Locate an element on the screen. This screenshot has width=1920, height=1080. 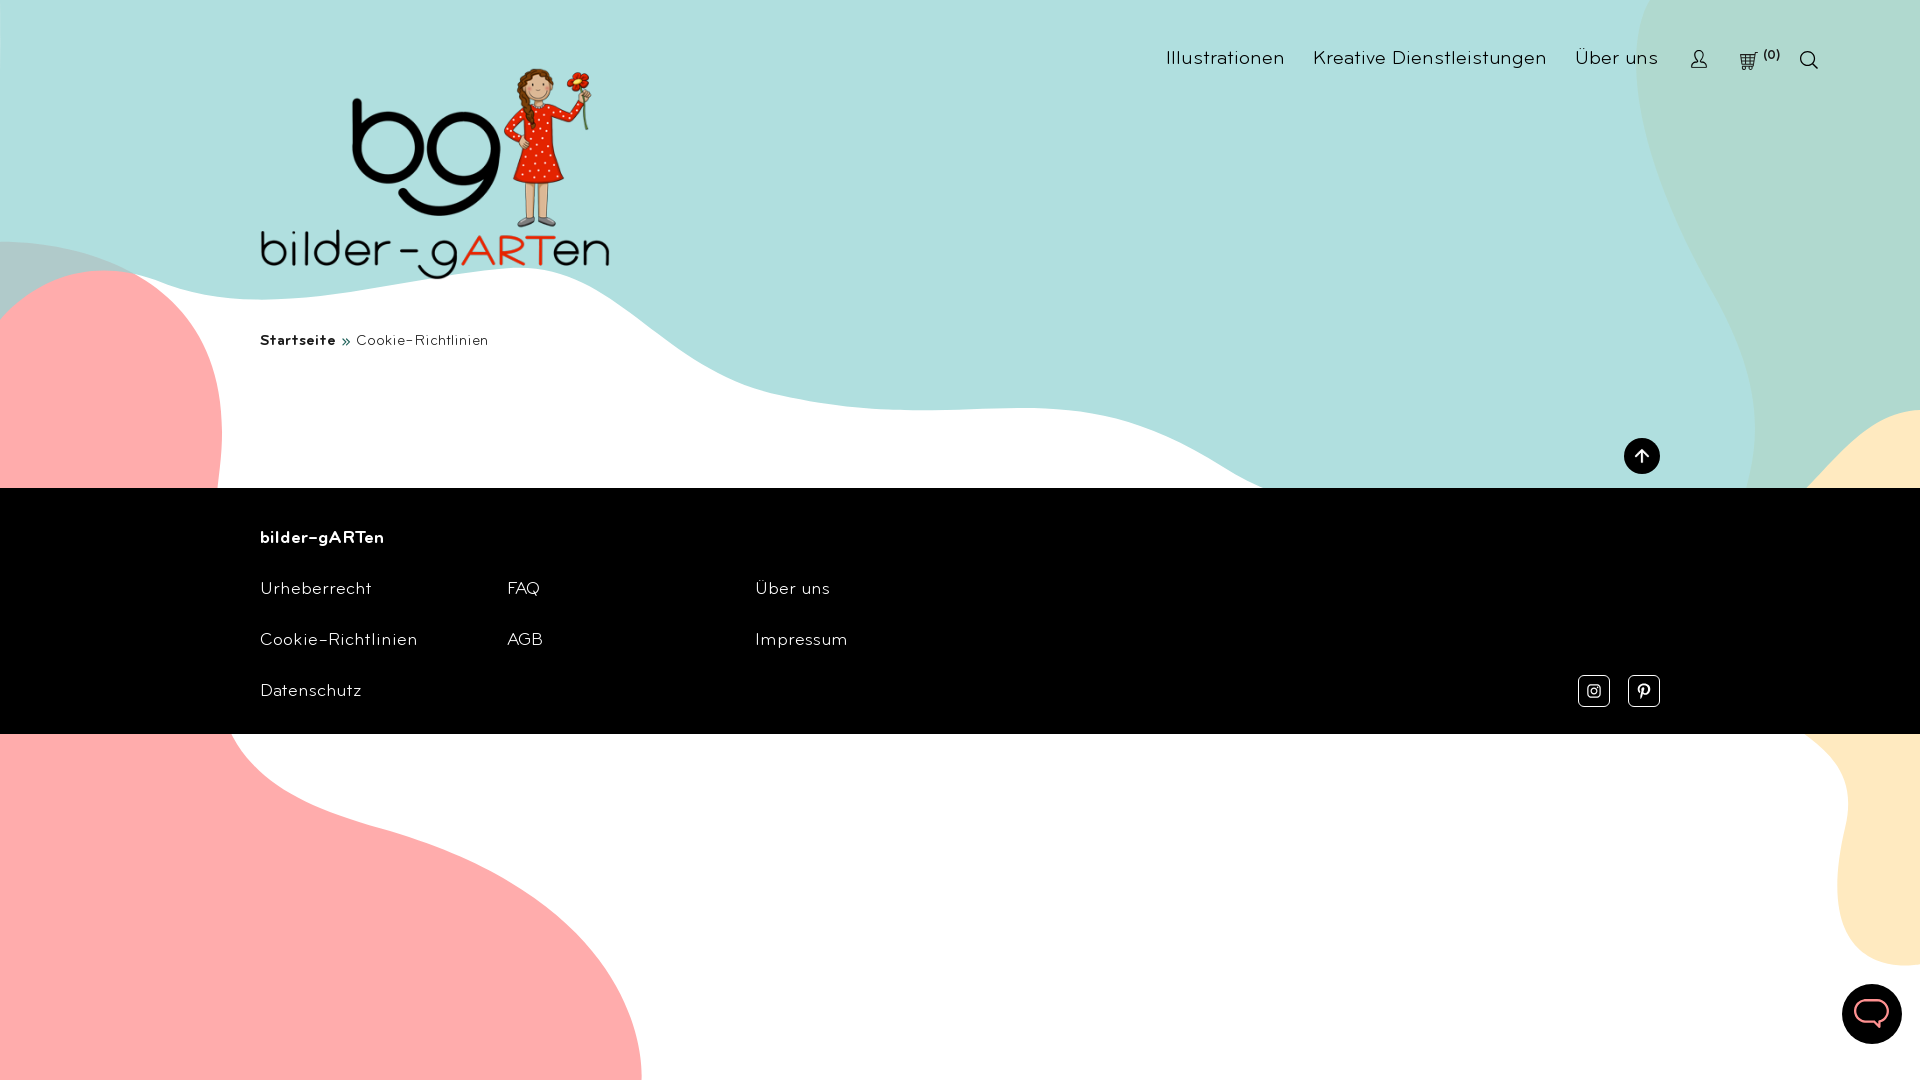
'Urheberrecht' is located at coordinates (258, 589).